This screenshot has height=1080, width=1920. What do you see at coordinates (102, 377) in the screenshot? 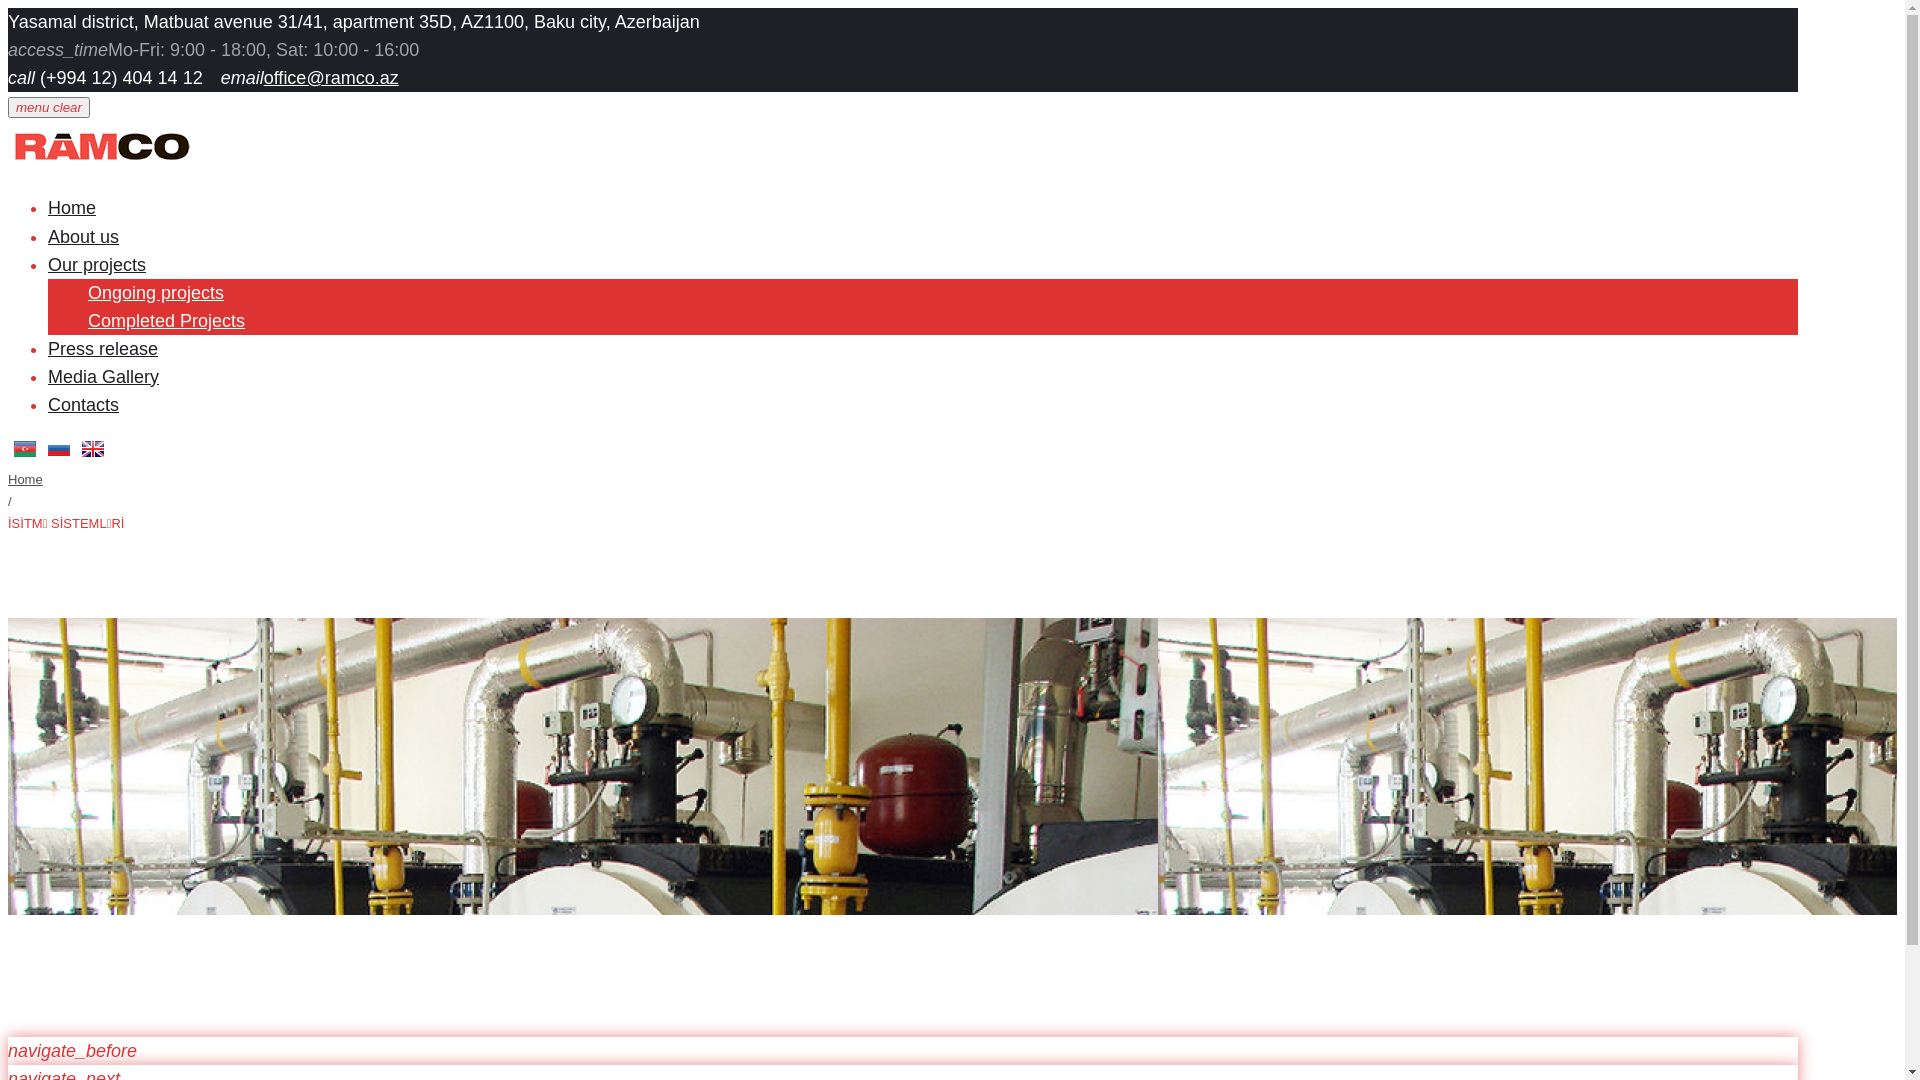
I see `'Media Gallery'` at bounding box center [102, 377].